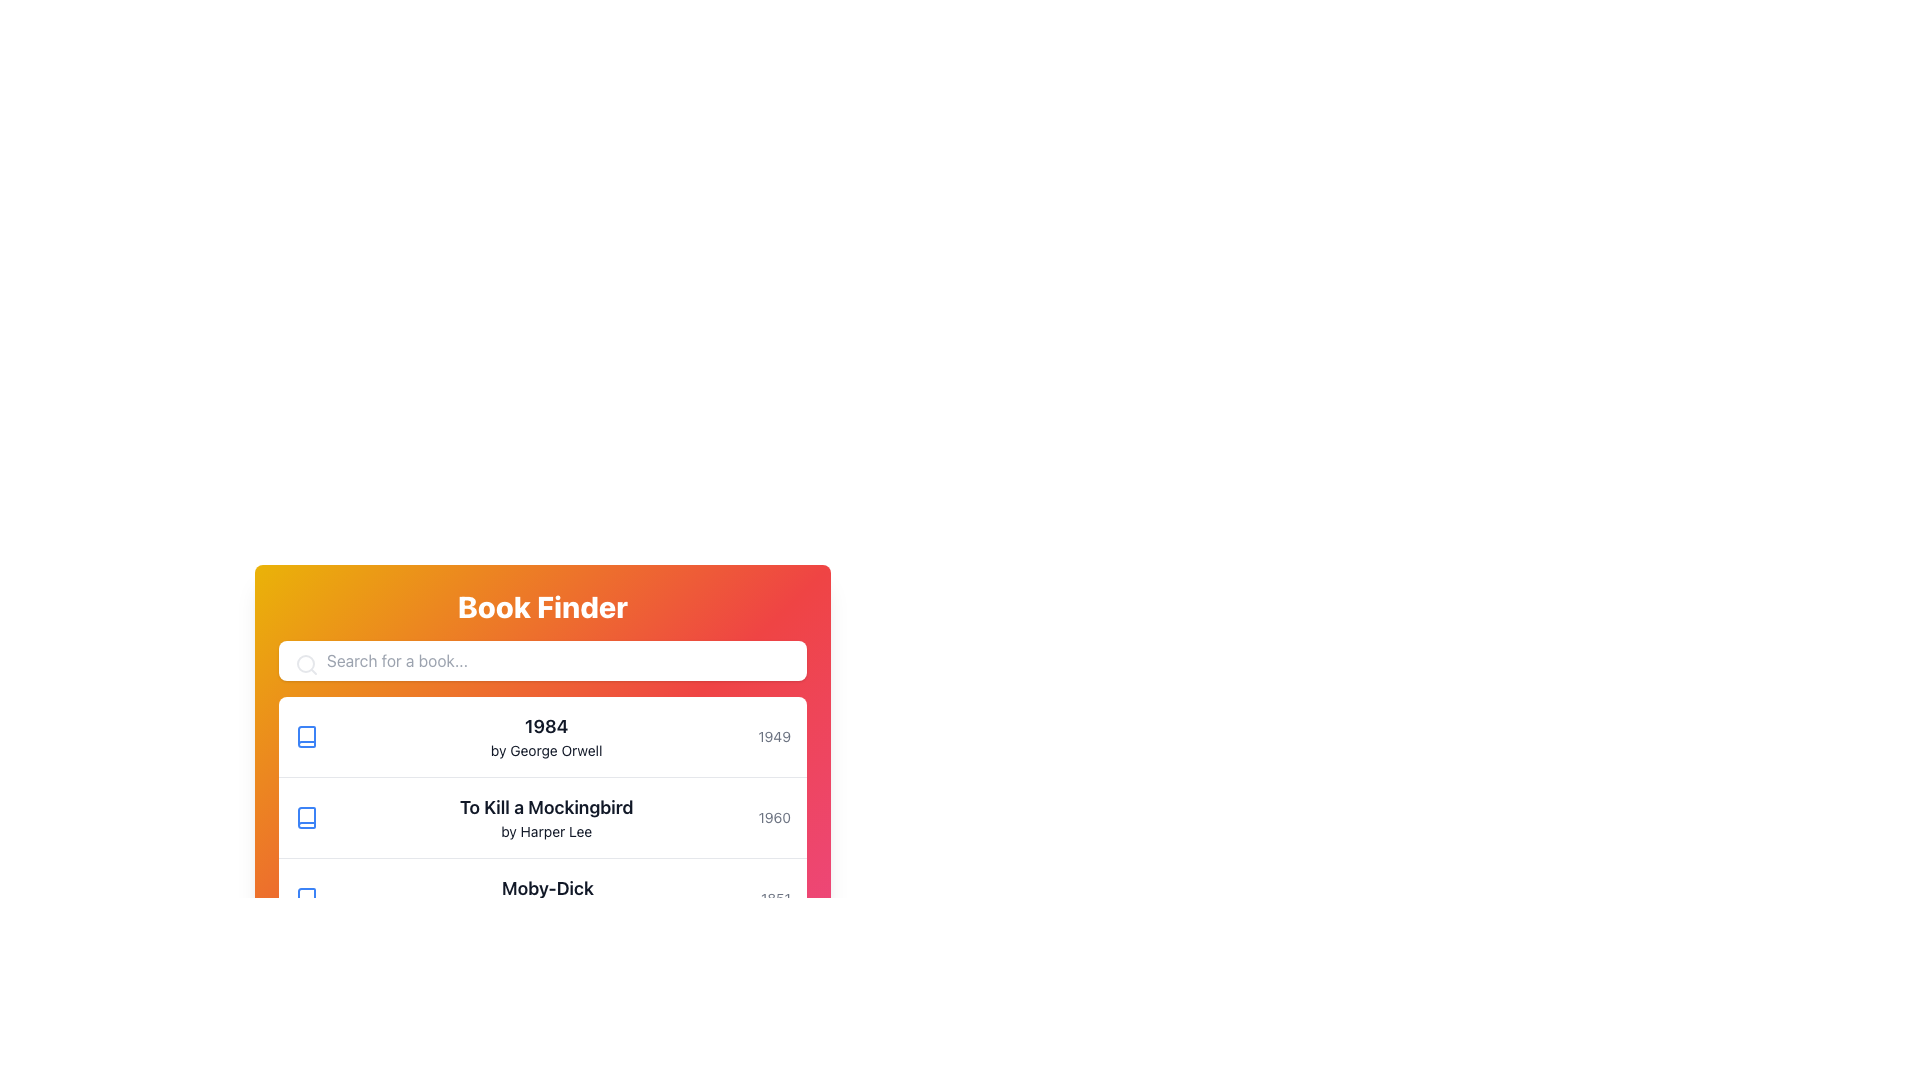 Image resolution: width=1920 pixels, height=1080 pixels. What do you see at coordinates (306, 897) in the screenshot?
I see `the thin, blue-lined book icon located to the left of the text 'Moby-Dick'` at bounding box center [306, 897].